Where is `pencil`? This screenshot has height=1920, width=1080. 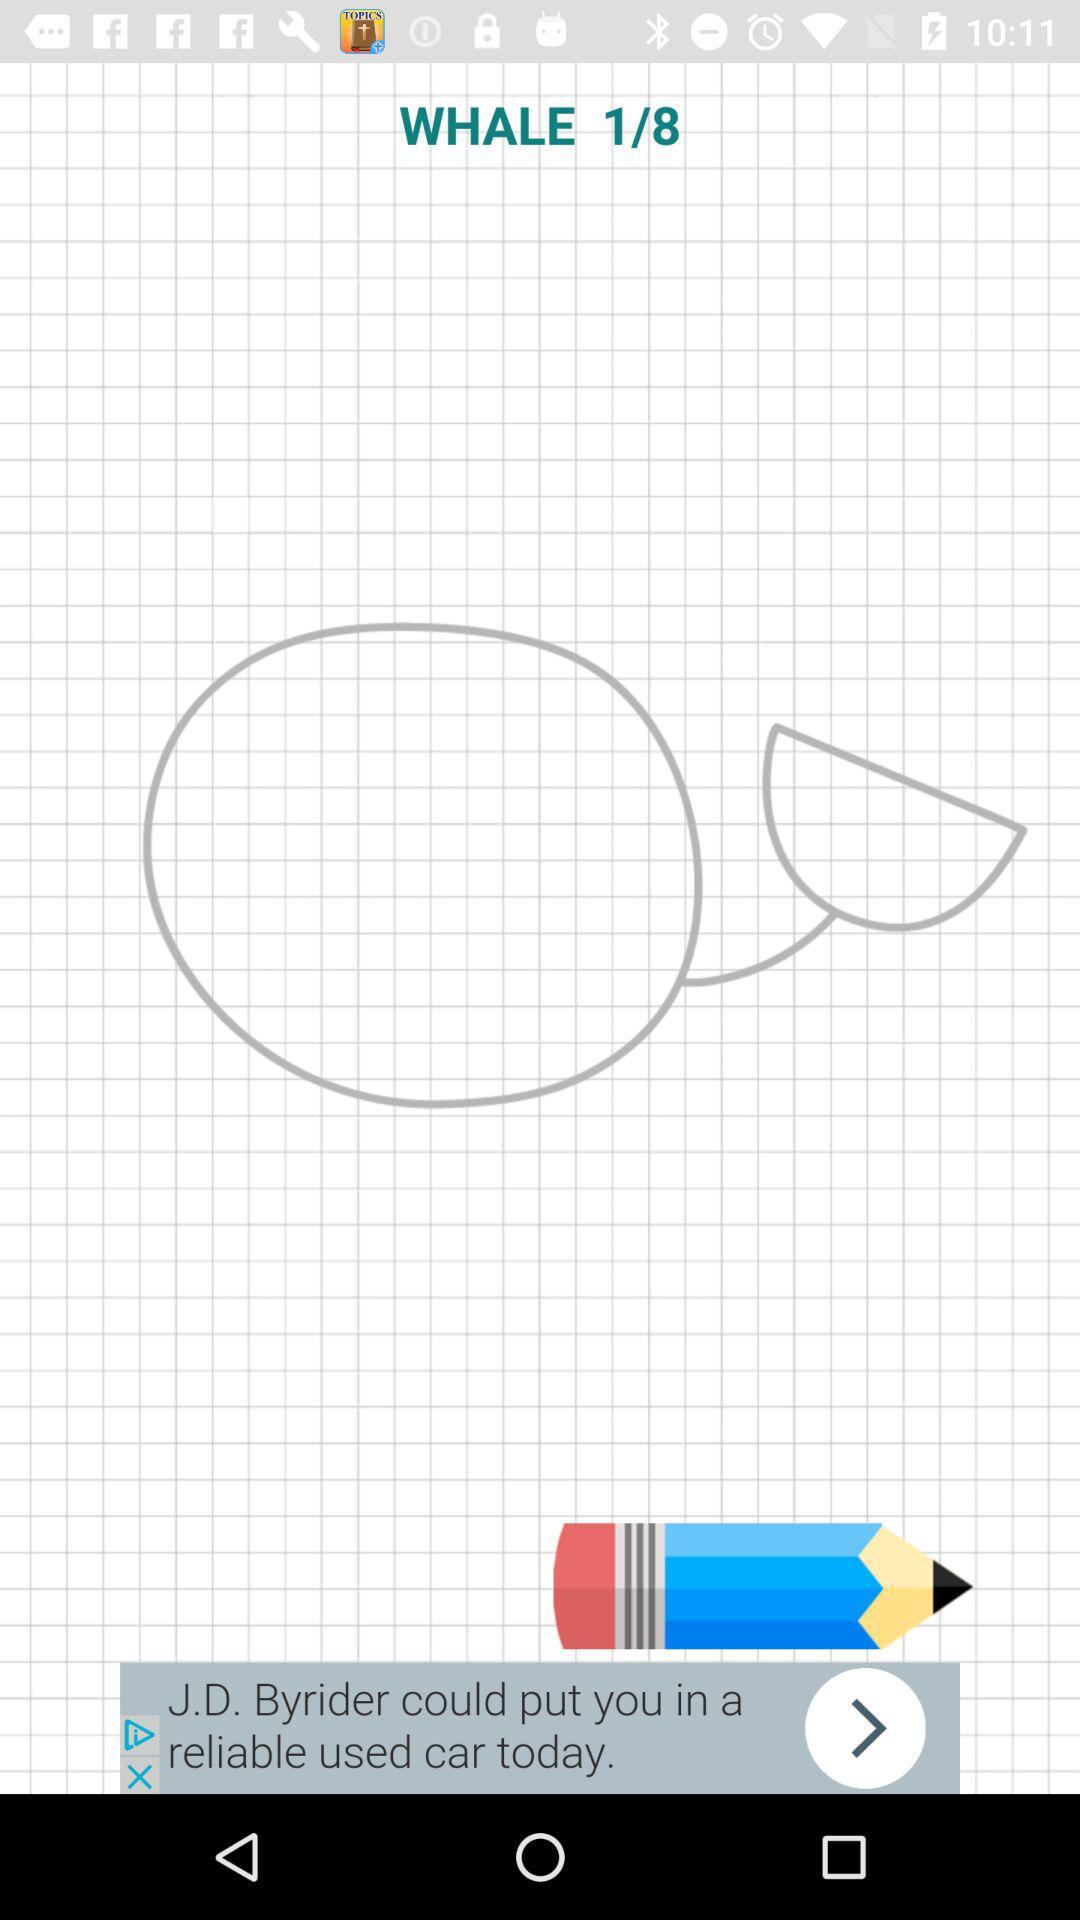
pencil is located at coordinates (763, 1585).